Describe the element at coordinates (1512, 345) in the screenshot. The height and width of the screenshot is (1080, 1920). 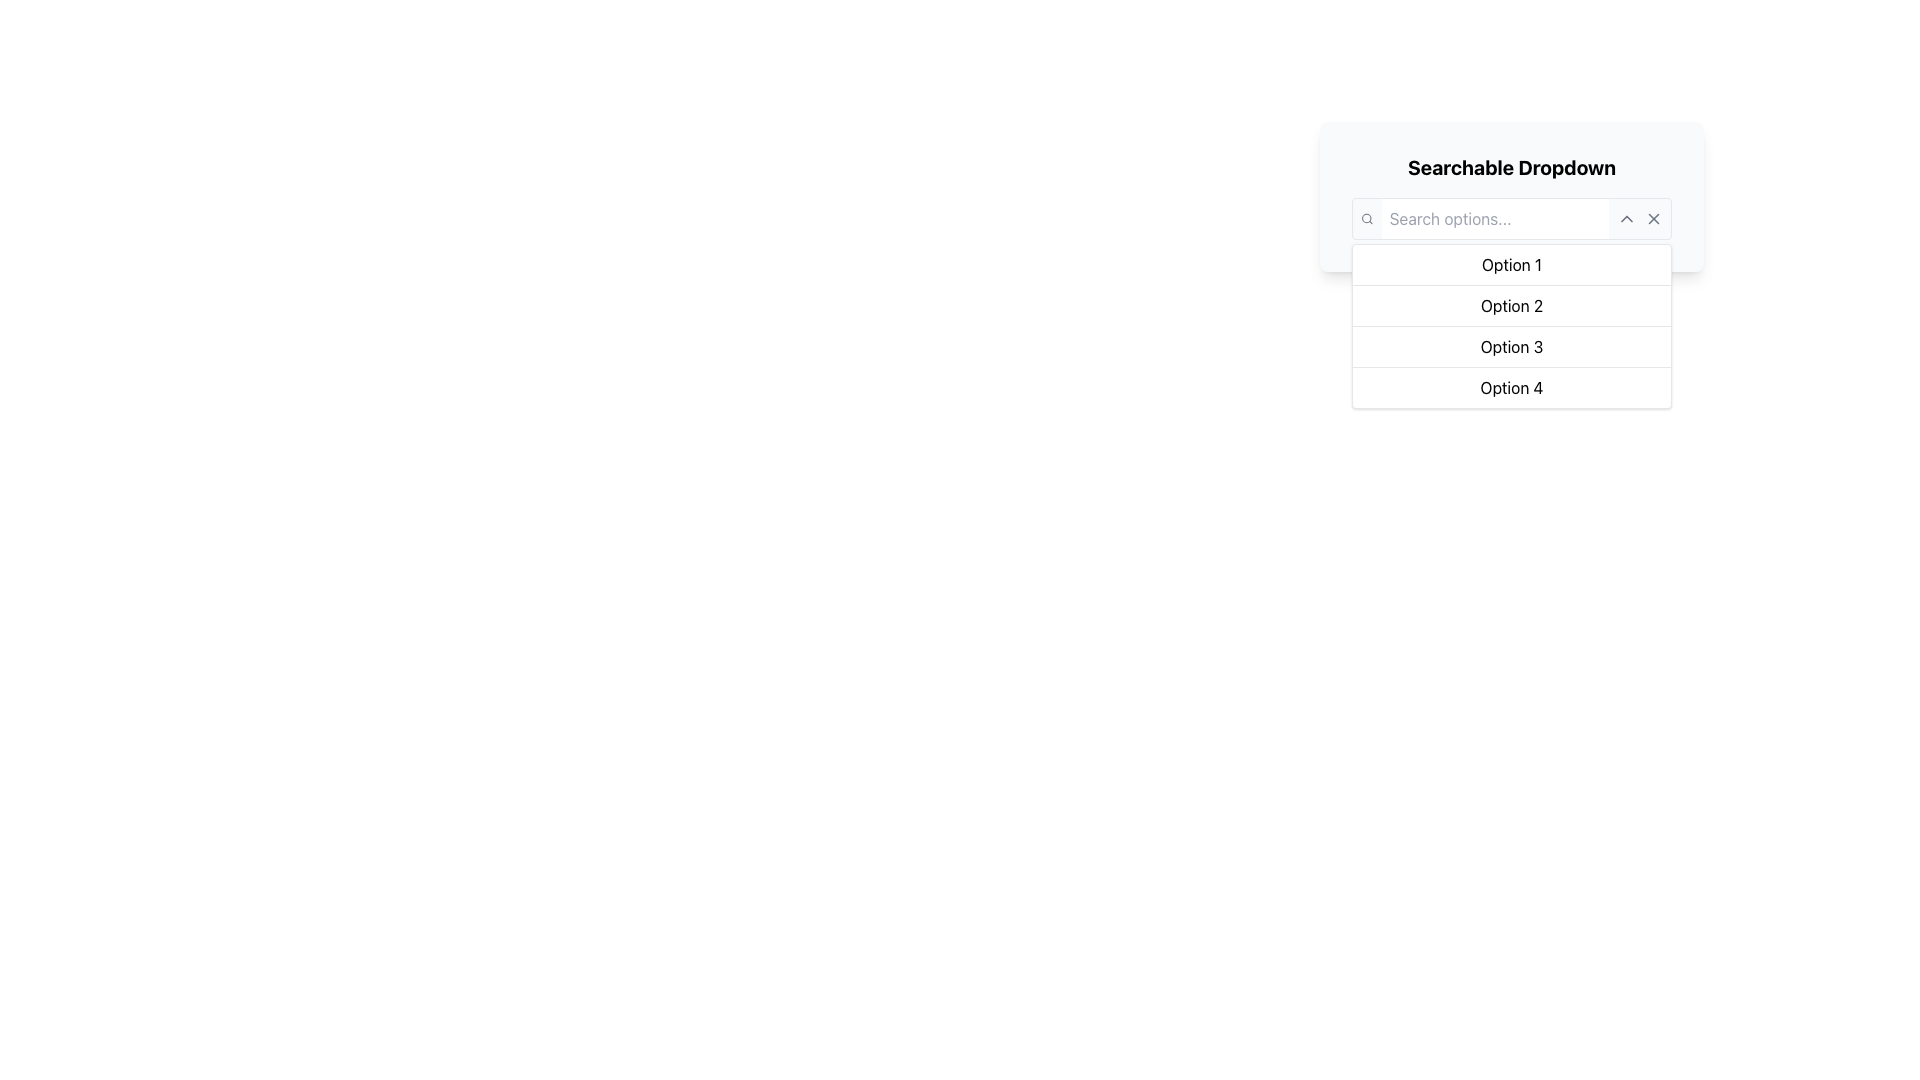
I see `the third selectable option in the dropdown menu to activate the background change effect` at that location.